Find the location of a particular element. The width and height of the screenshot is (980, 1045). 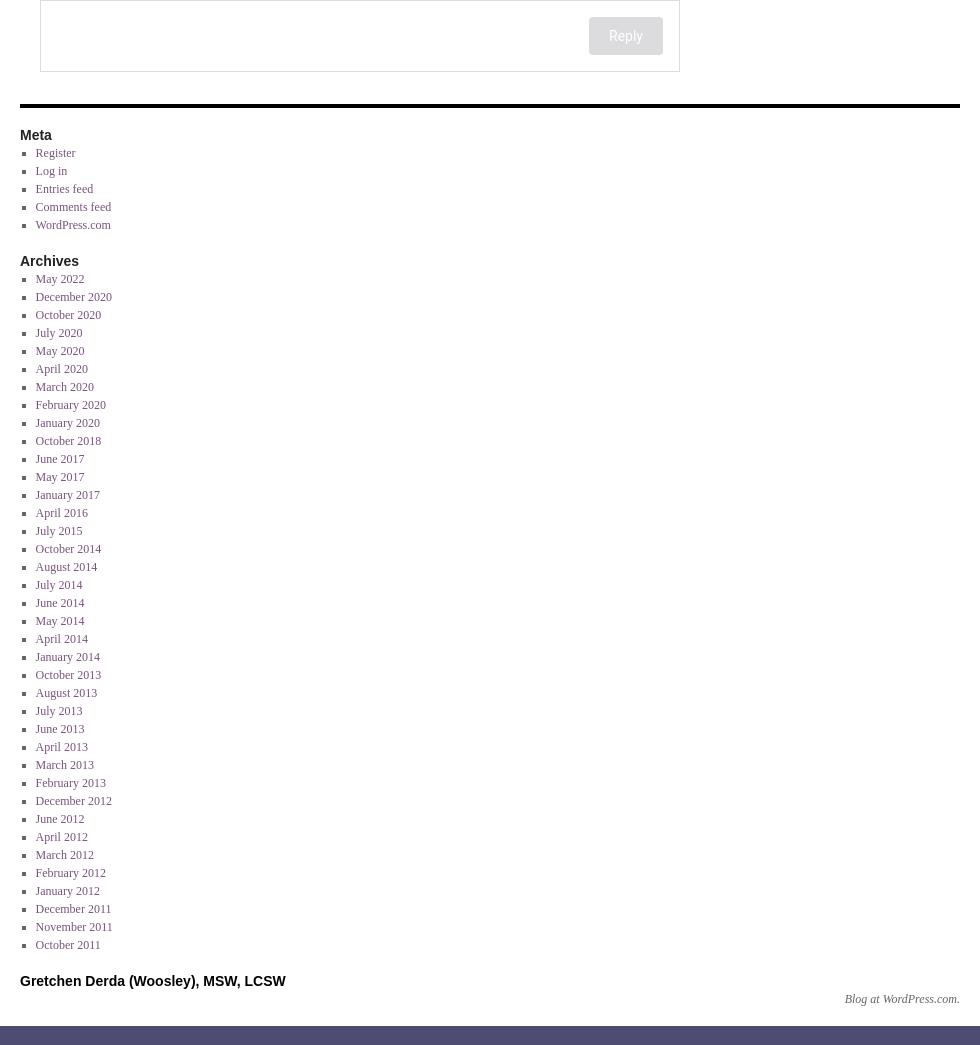

'August 2013' is located at coordinates (65, 693).